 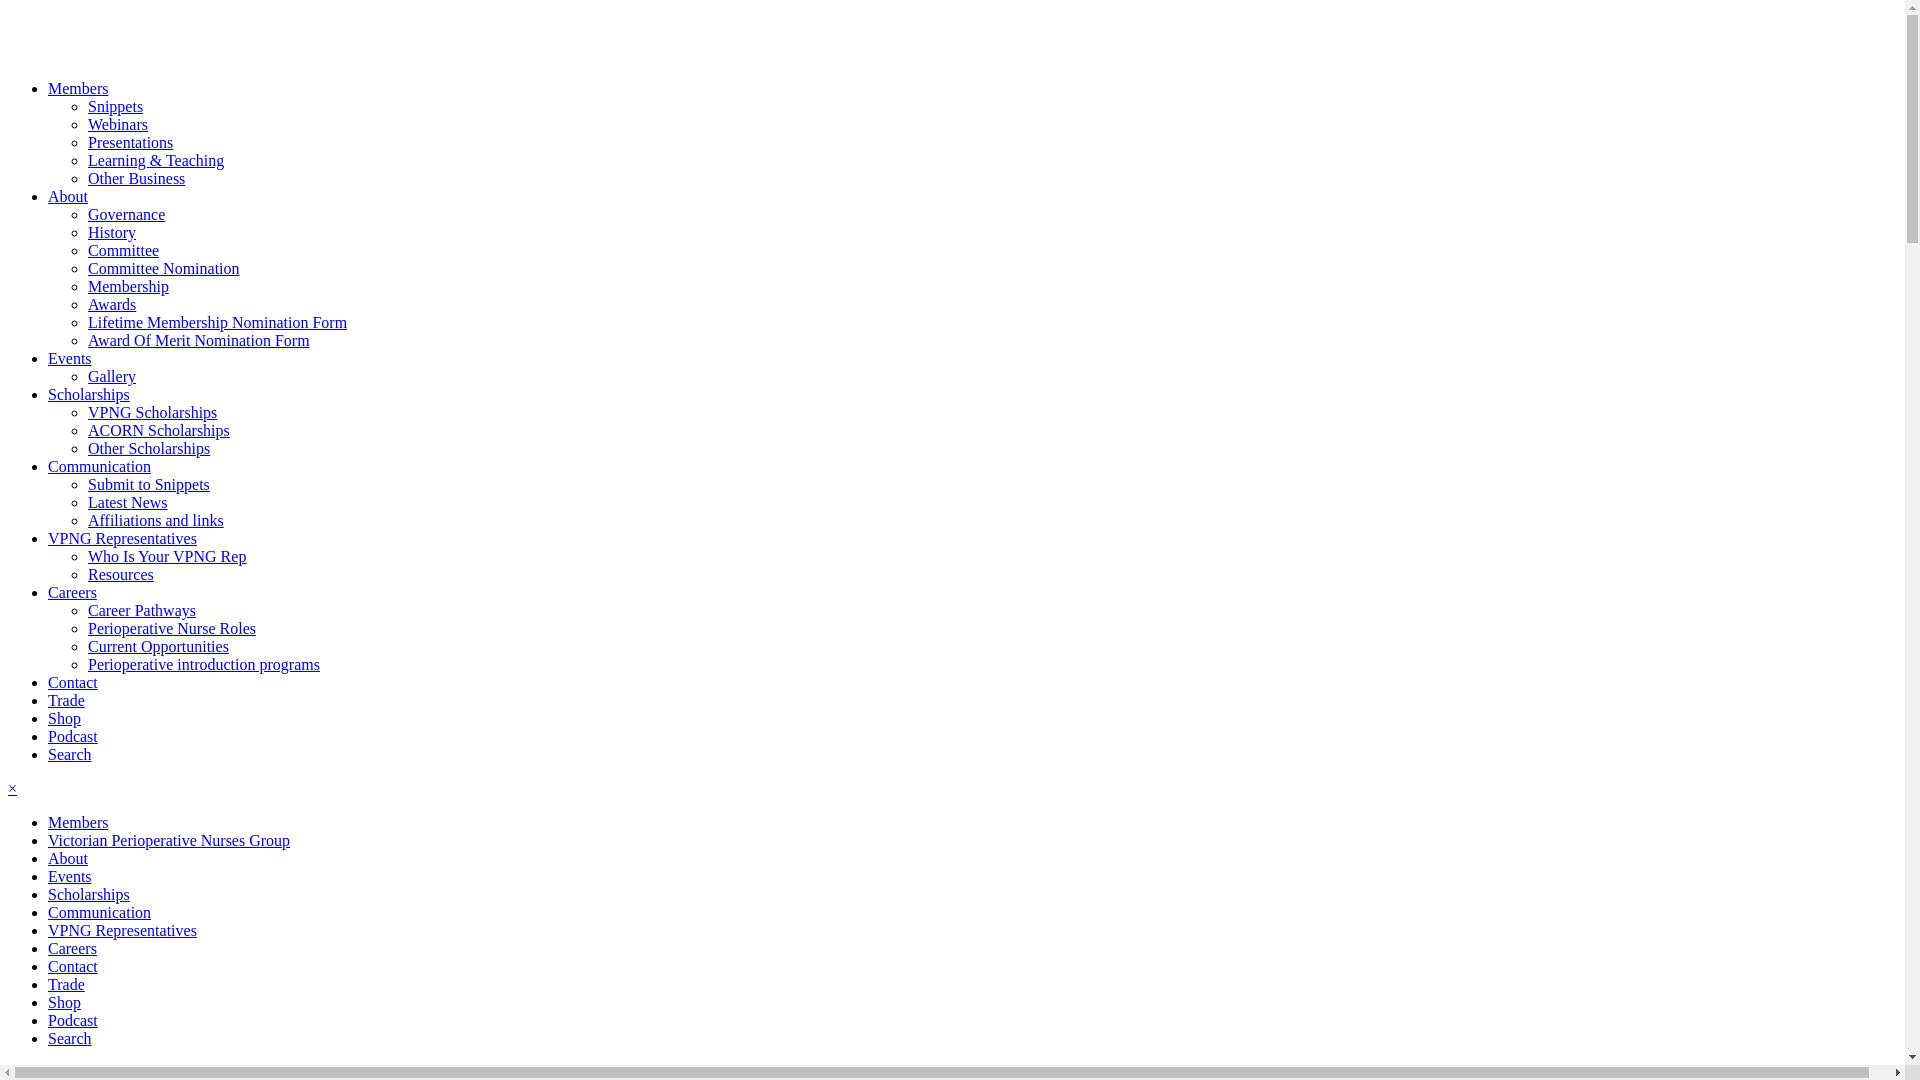 I want to click on 'Scholarships', so click(x=48, y=893).